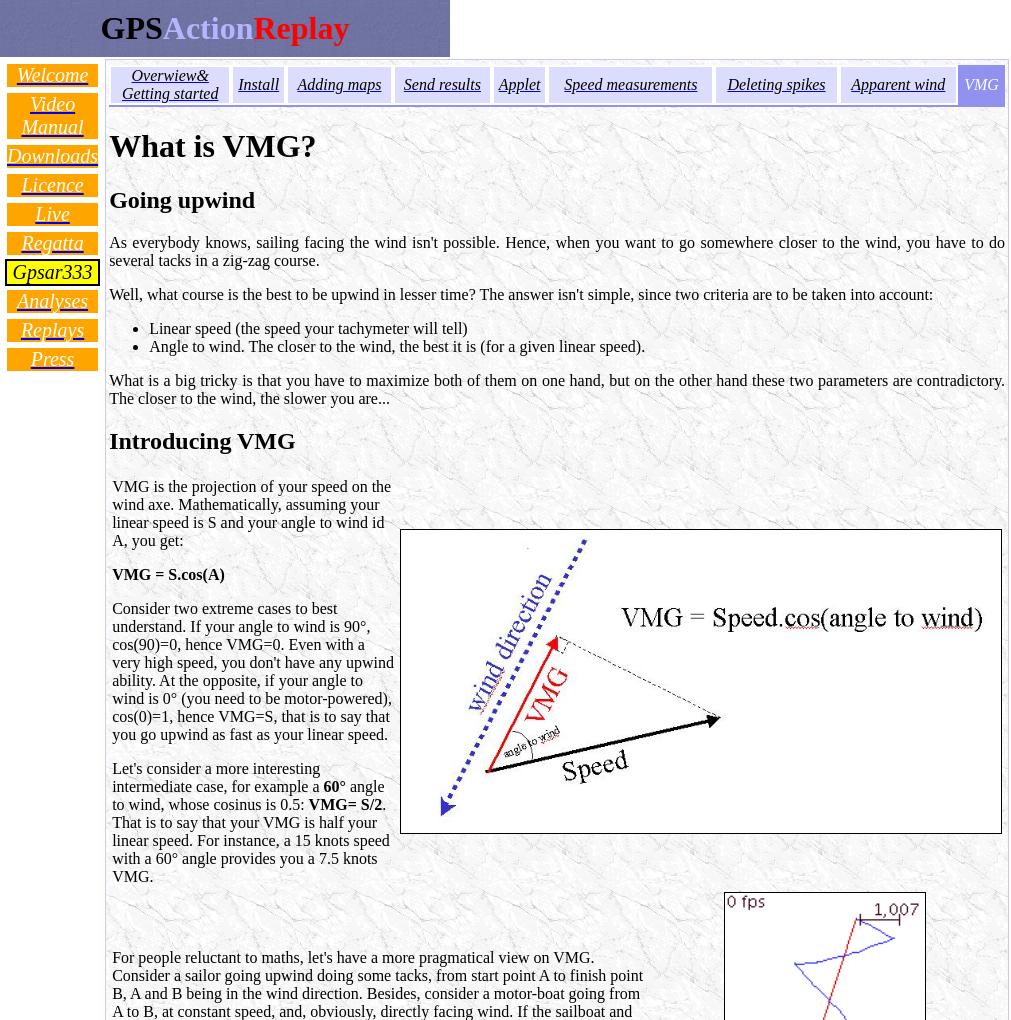 This screenshot has height=1020, width=1011. What do you see at coordinates (50, 212) in the screenshot?
I see `'Live'` at bounding box center [50, 212].